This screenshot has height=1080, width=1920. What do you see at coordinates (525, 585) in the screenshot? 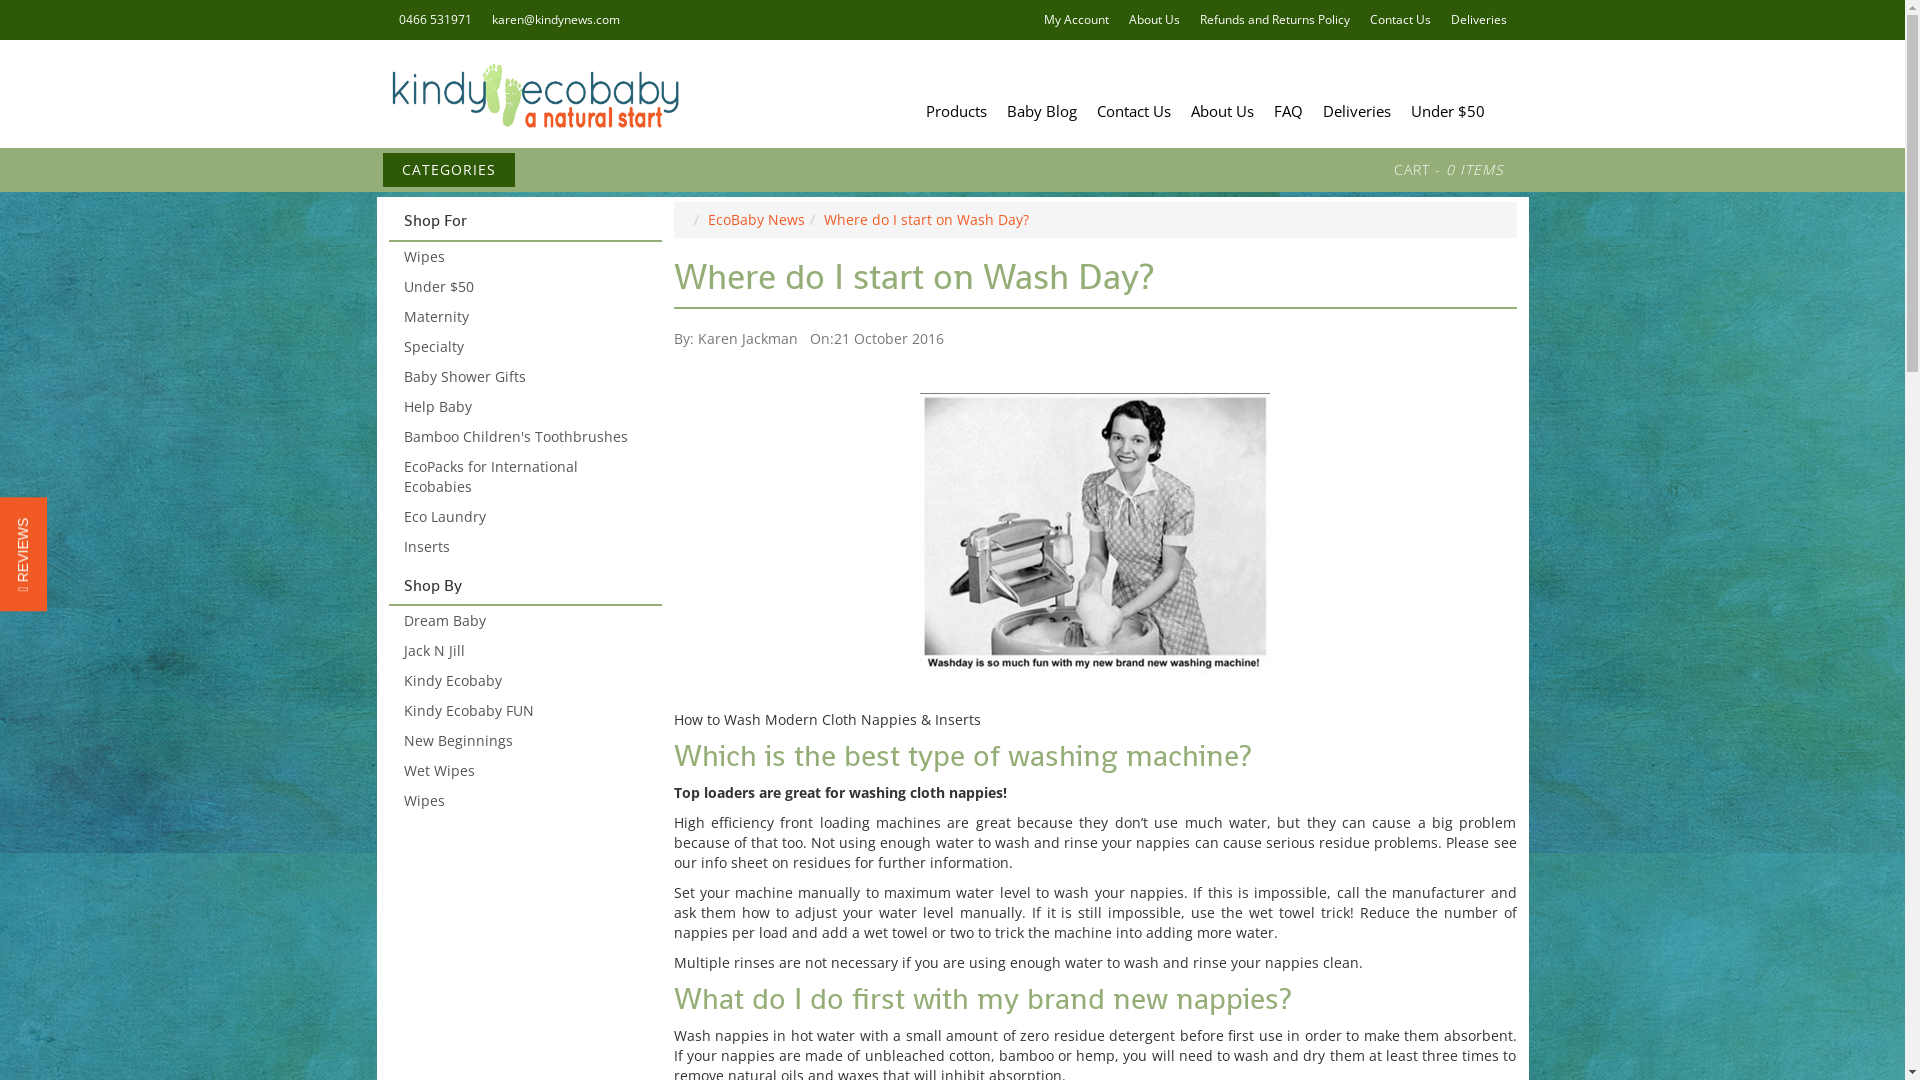
I see `'Shop By'` at bounding box center [525, 585].